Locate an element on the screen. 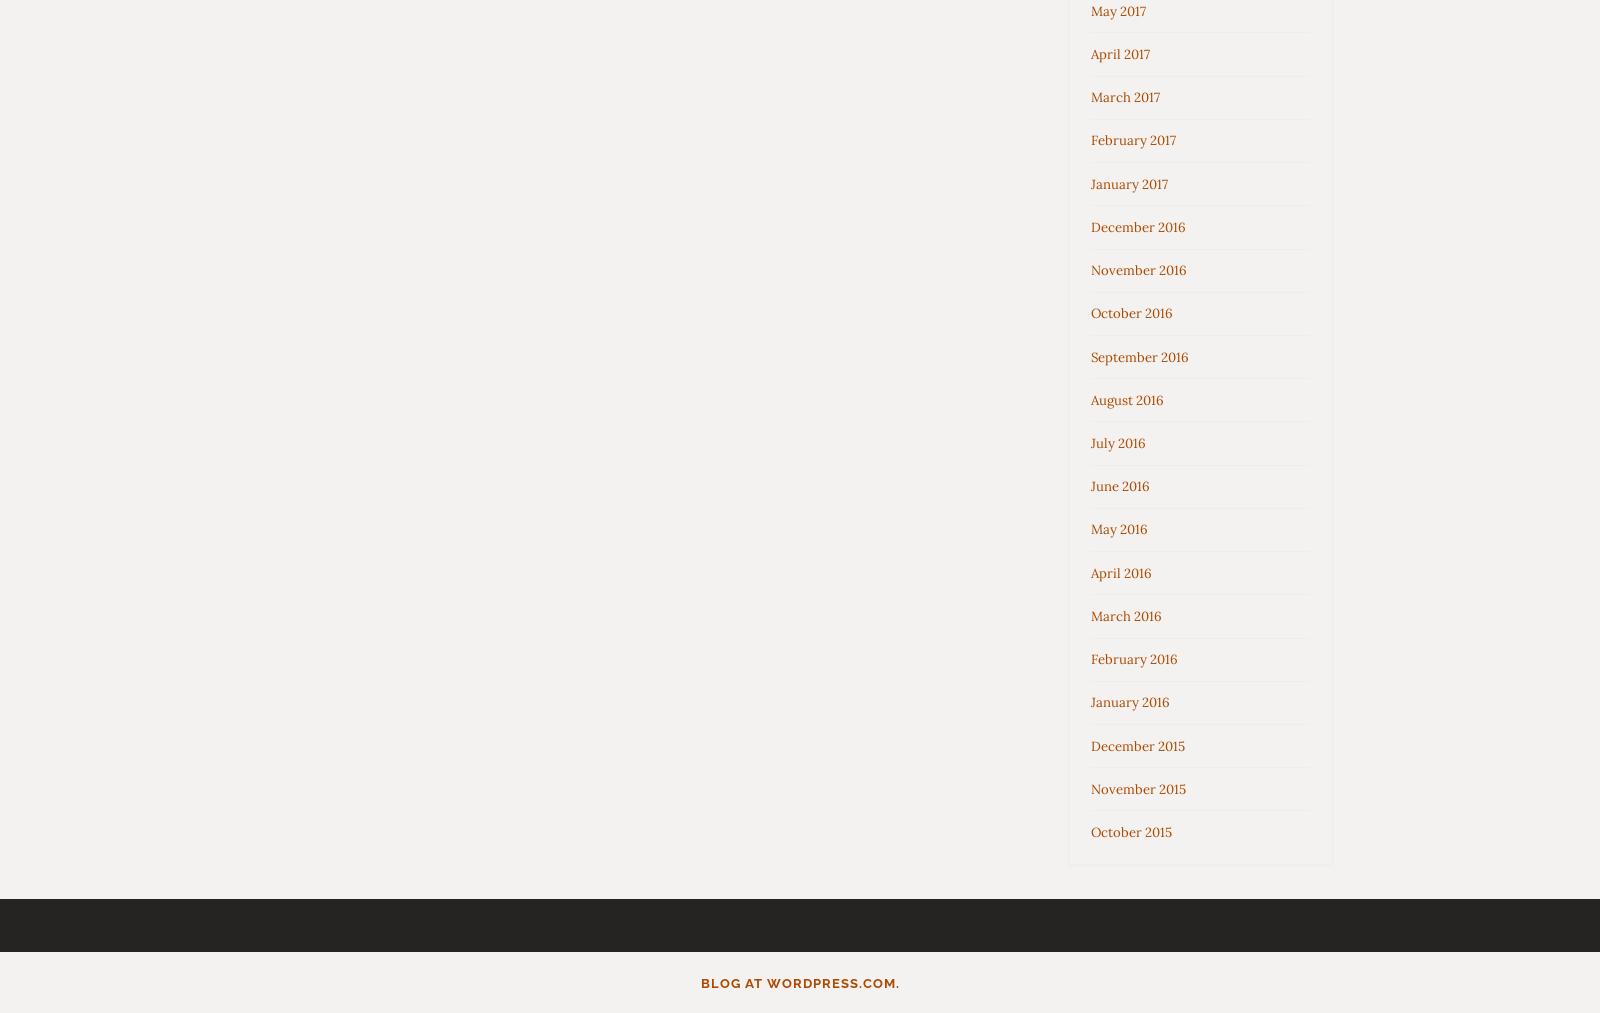 The image size is (1600, 1013). 'October 2015' is located at coordinates (1131, 830).